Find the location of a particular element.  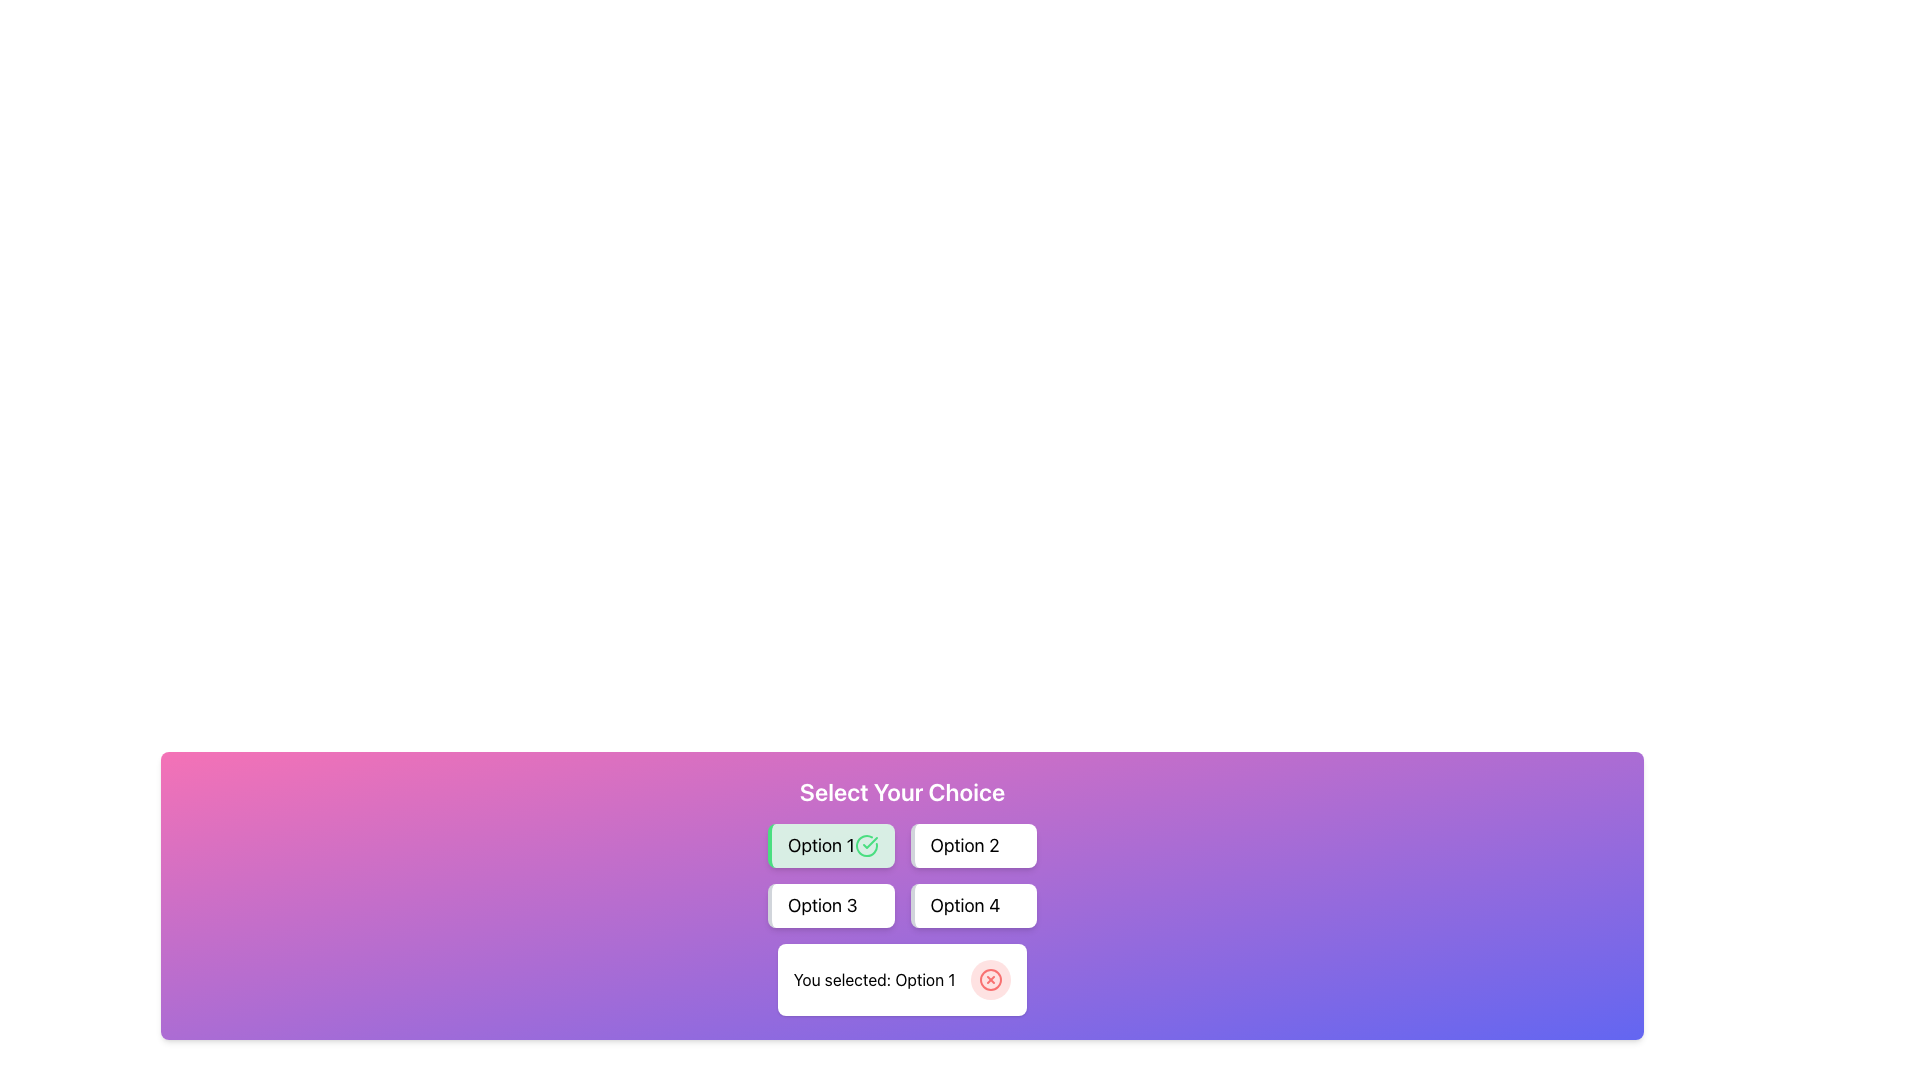

the 'Option 3' button located in the bottom-left section of the grid for keyboard navigation is located at coordinates (831, 906).